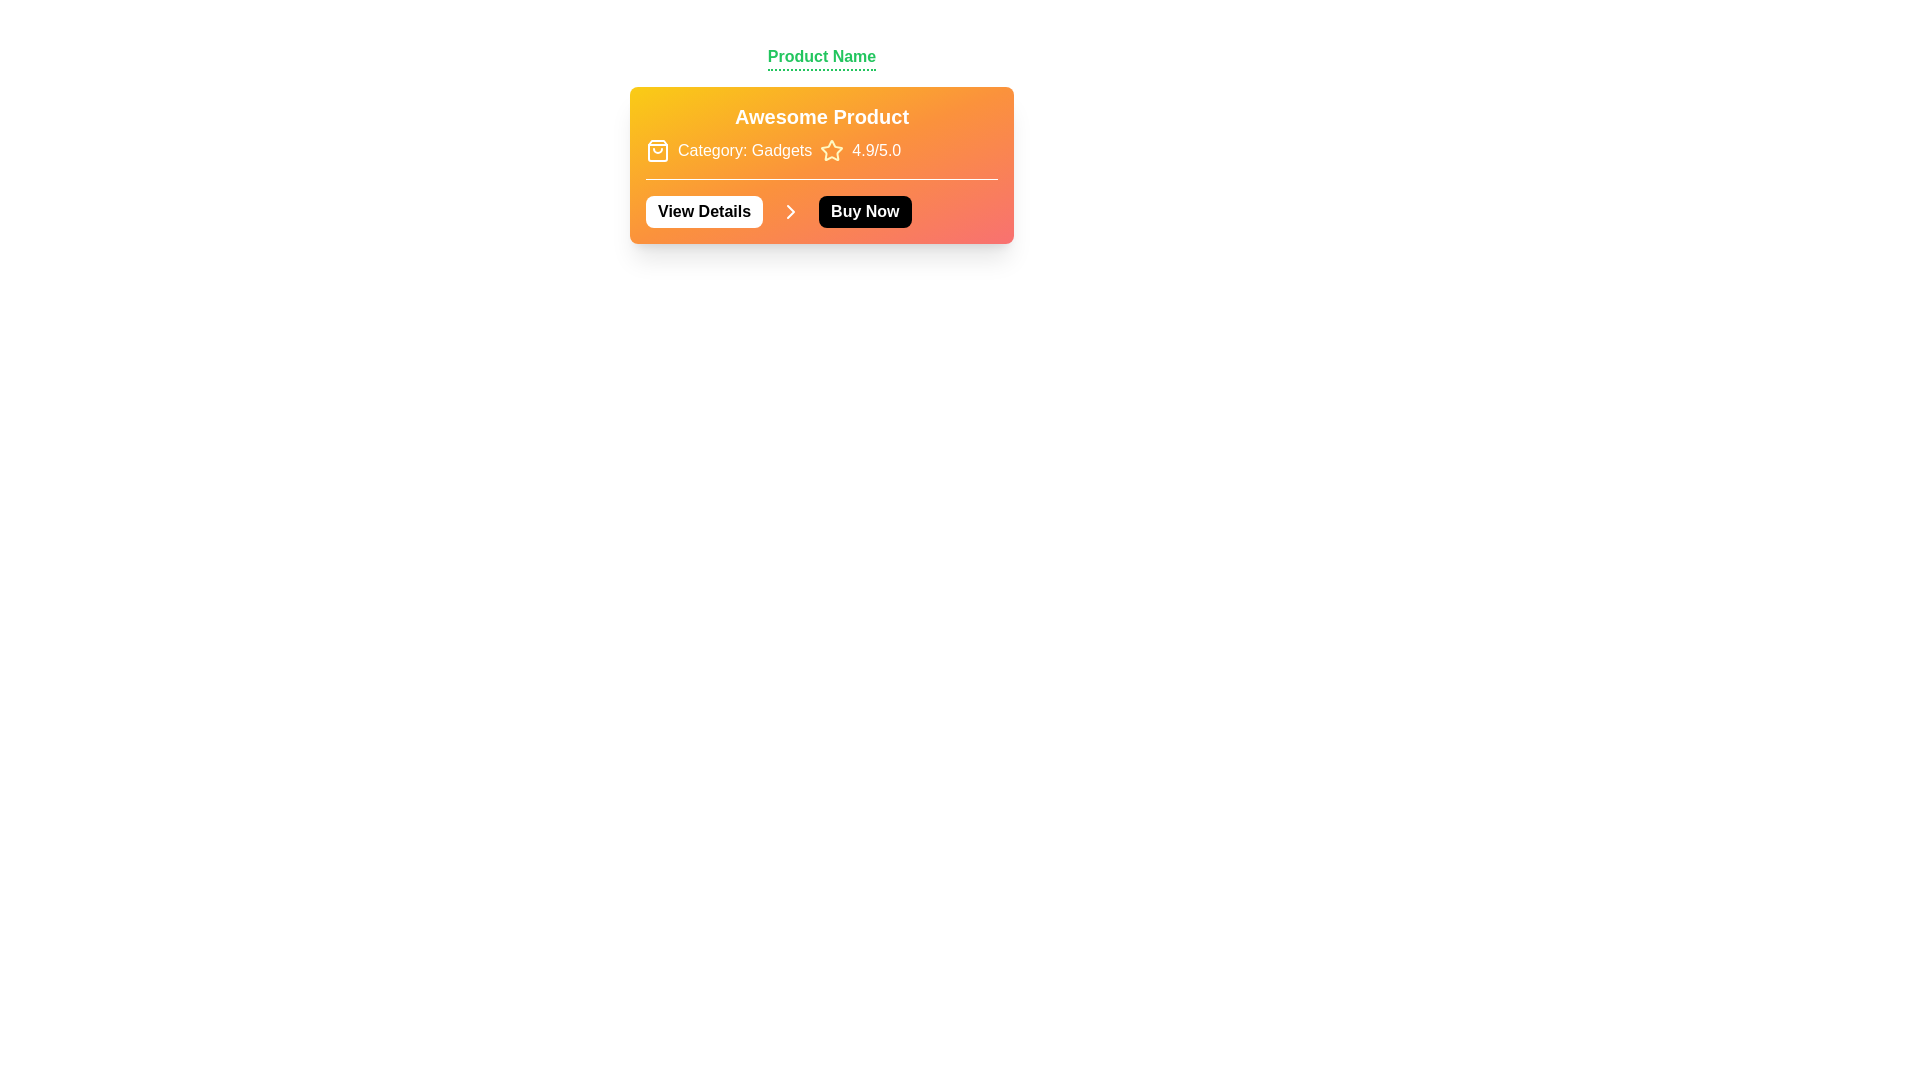 This screenshot has width=1920, height=1080. I want to click on the shopping bag icon located to the left of the text 'Category: Gadgets' at the top-left of the product card component, so click(657, 149).